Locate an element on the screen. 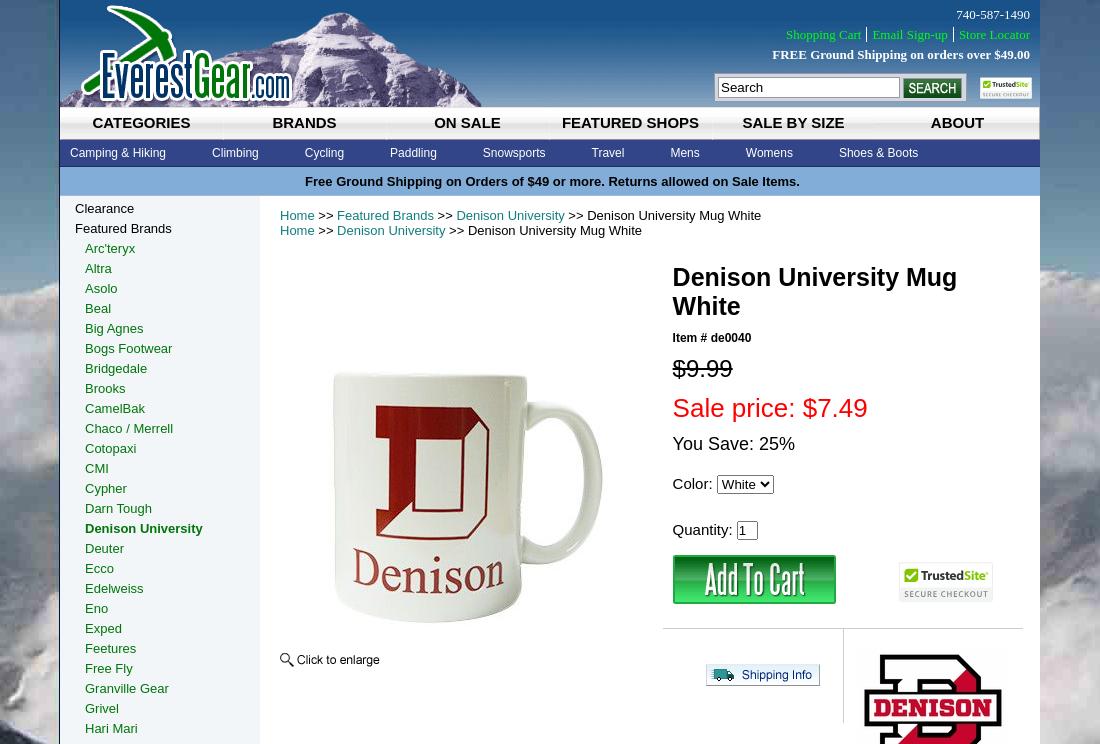  'Bogs Footwear' is located at coordinates (128, 347).